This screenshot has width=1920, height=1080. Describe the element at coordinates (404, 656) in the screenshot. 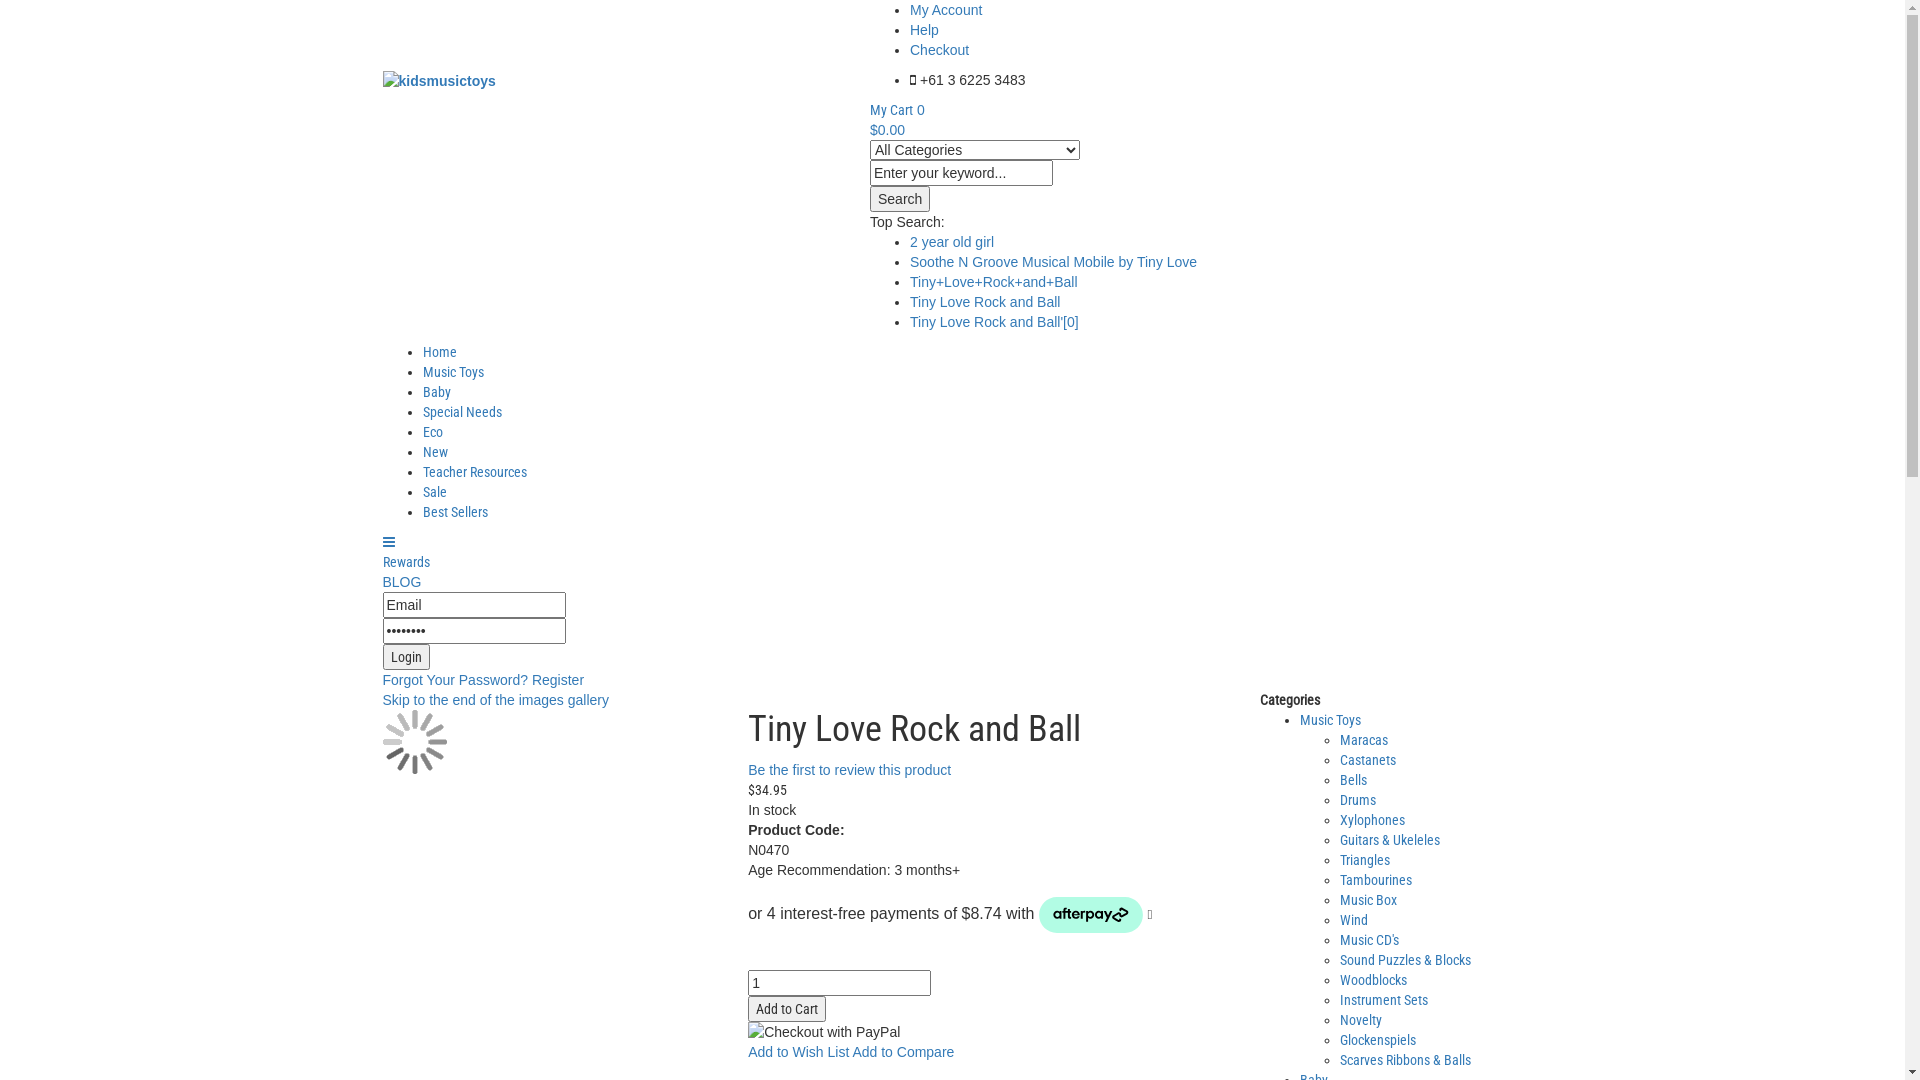

I see `'Login'` at that location.